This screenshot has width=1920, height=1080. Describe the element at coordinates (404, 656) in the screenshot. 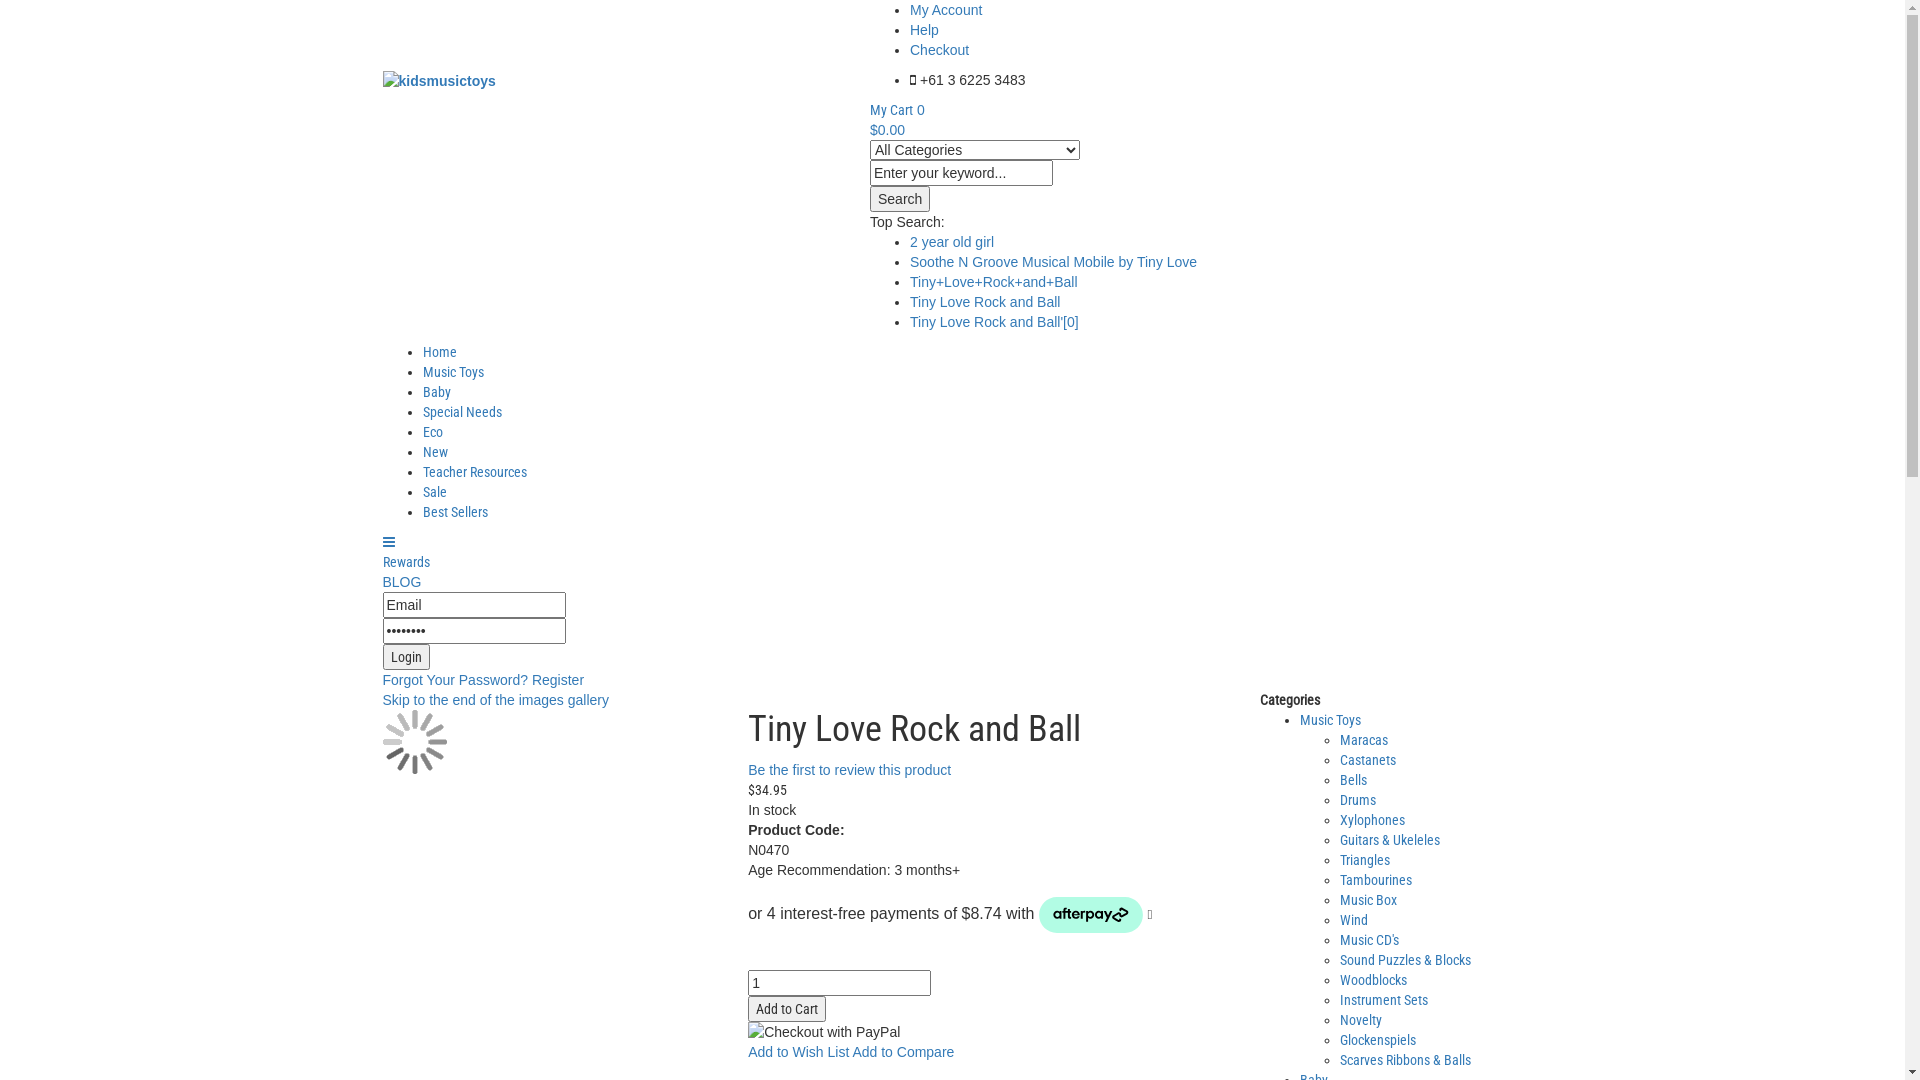

I see `'Login'` at that location.